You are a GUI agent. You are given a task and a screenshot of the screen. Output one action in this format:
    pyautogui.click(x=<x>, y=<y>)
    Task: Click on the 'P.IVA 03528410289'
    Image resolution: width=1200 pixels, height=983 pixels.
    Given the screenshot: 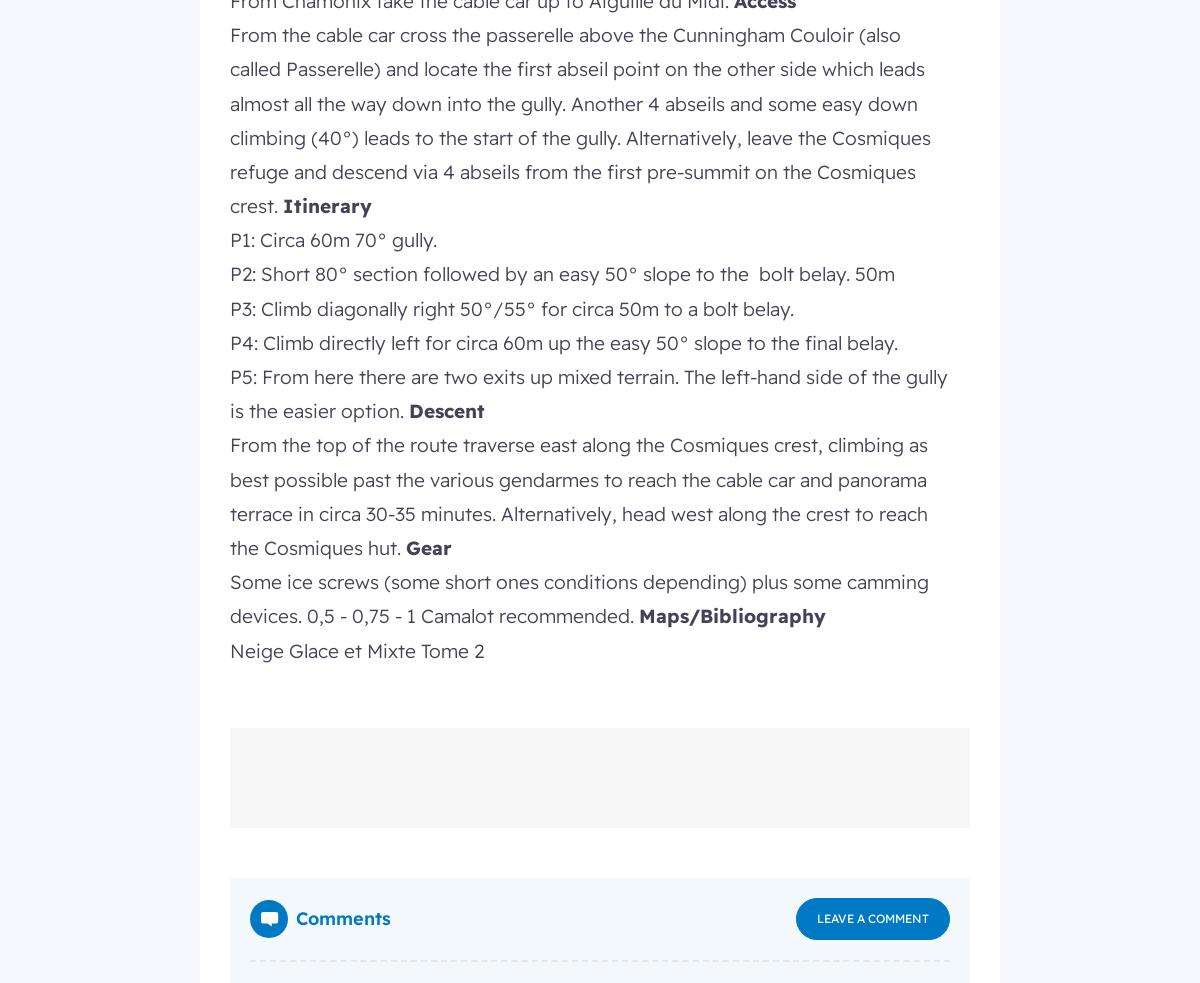 What is the action you would take?
    pyautogui.click(x=282, y=240)
    